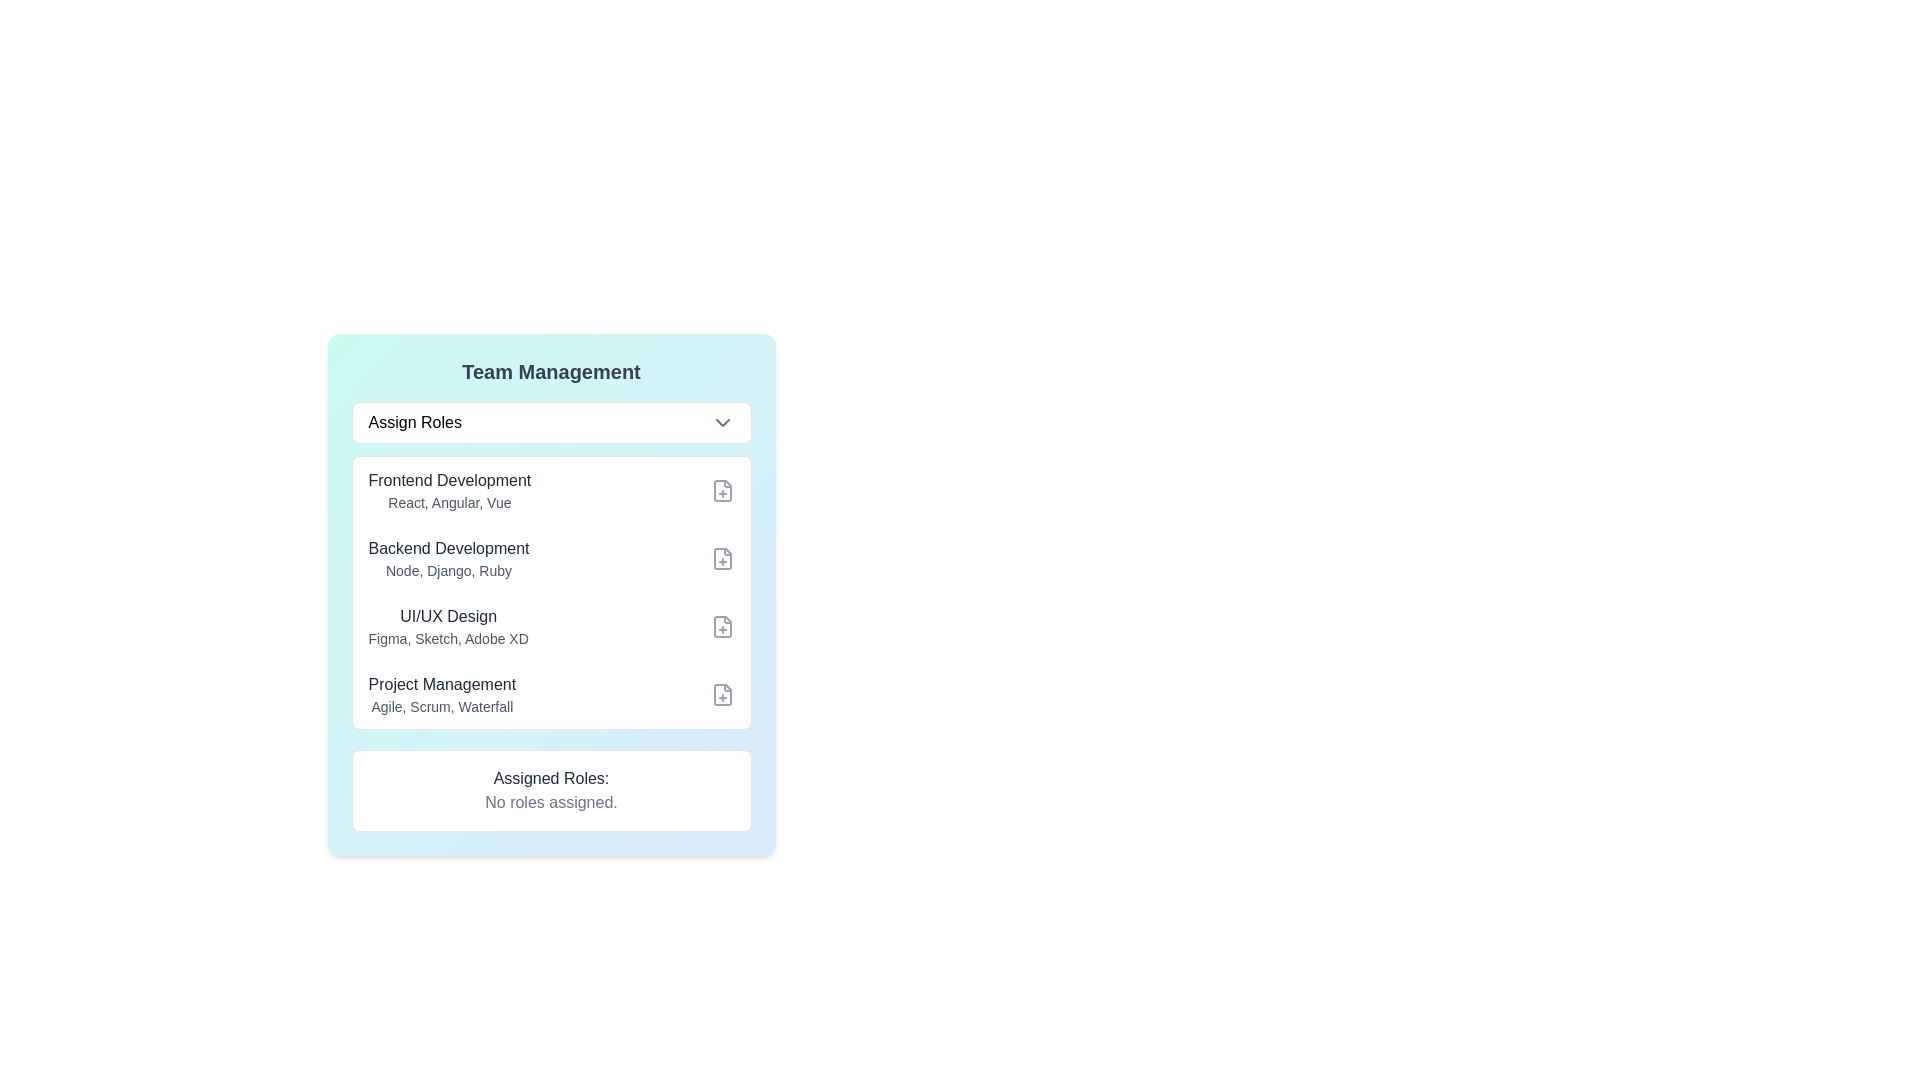 The image size is (1920, 1080). What do you see at coordinates (551, 801) in the screenshot?
I see `the static text display indicating that no roles have been assigned, located under the panel titled 'Assigned Roles:' and centered horizontally` at bounding box center [551, 801].